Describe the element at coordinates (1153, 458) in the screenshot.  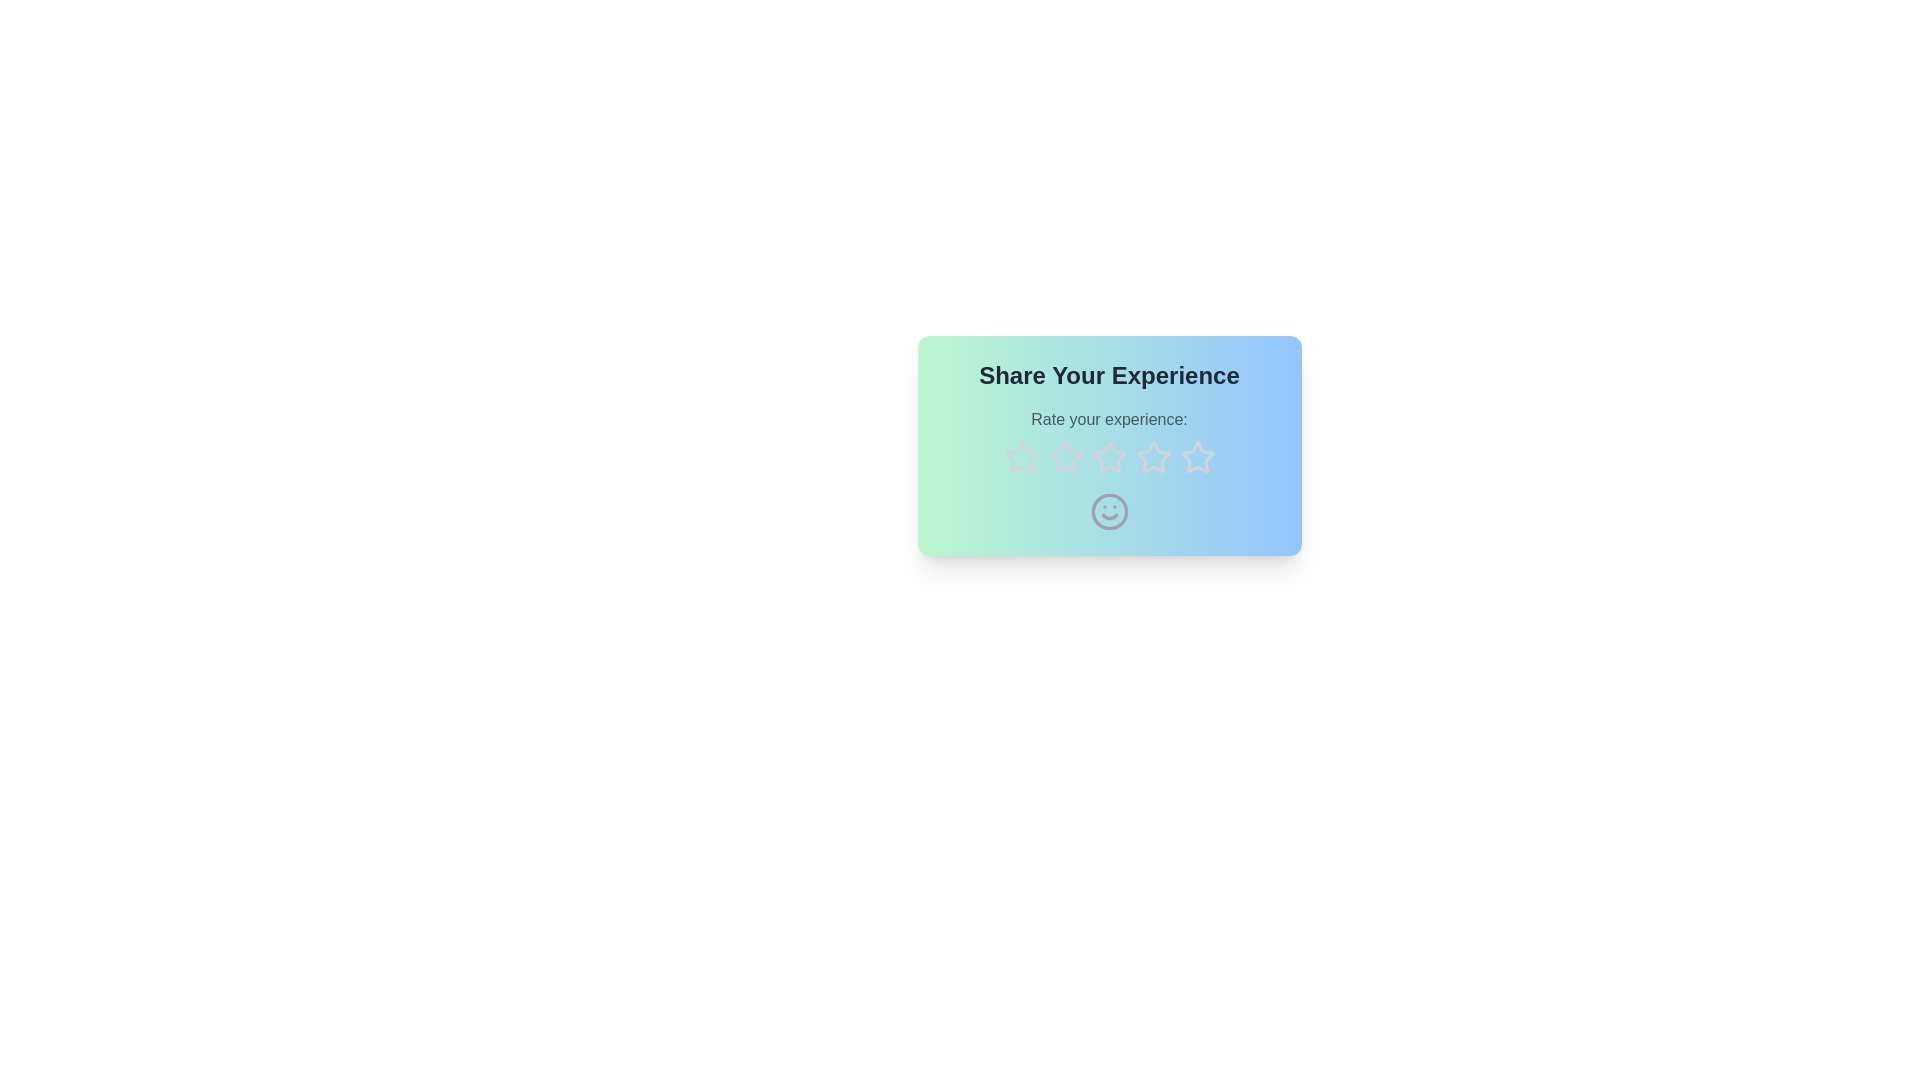
I see `the star corresponding to 4 to preview the rating` at that location.